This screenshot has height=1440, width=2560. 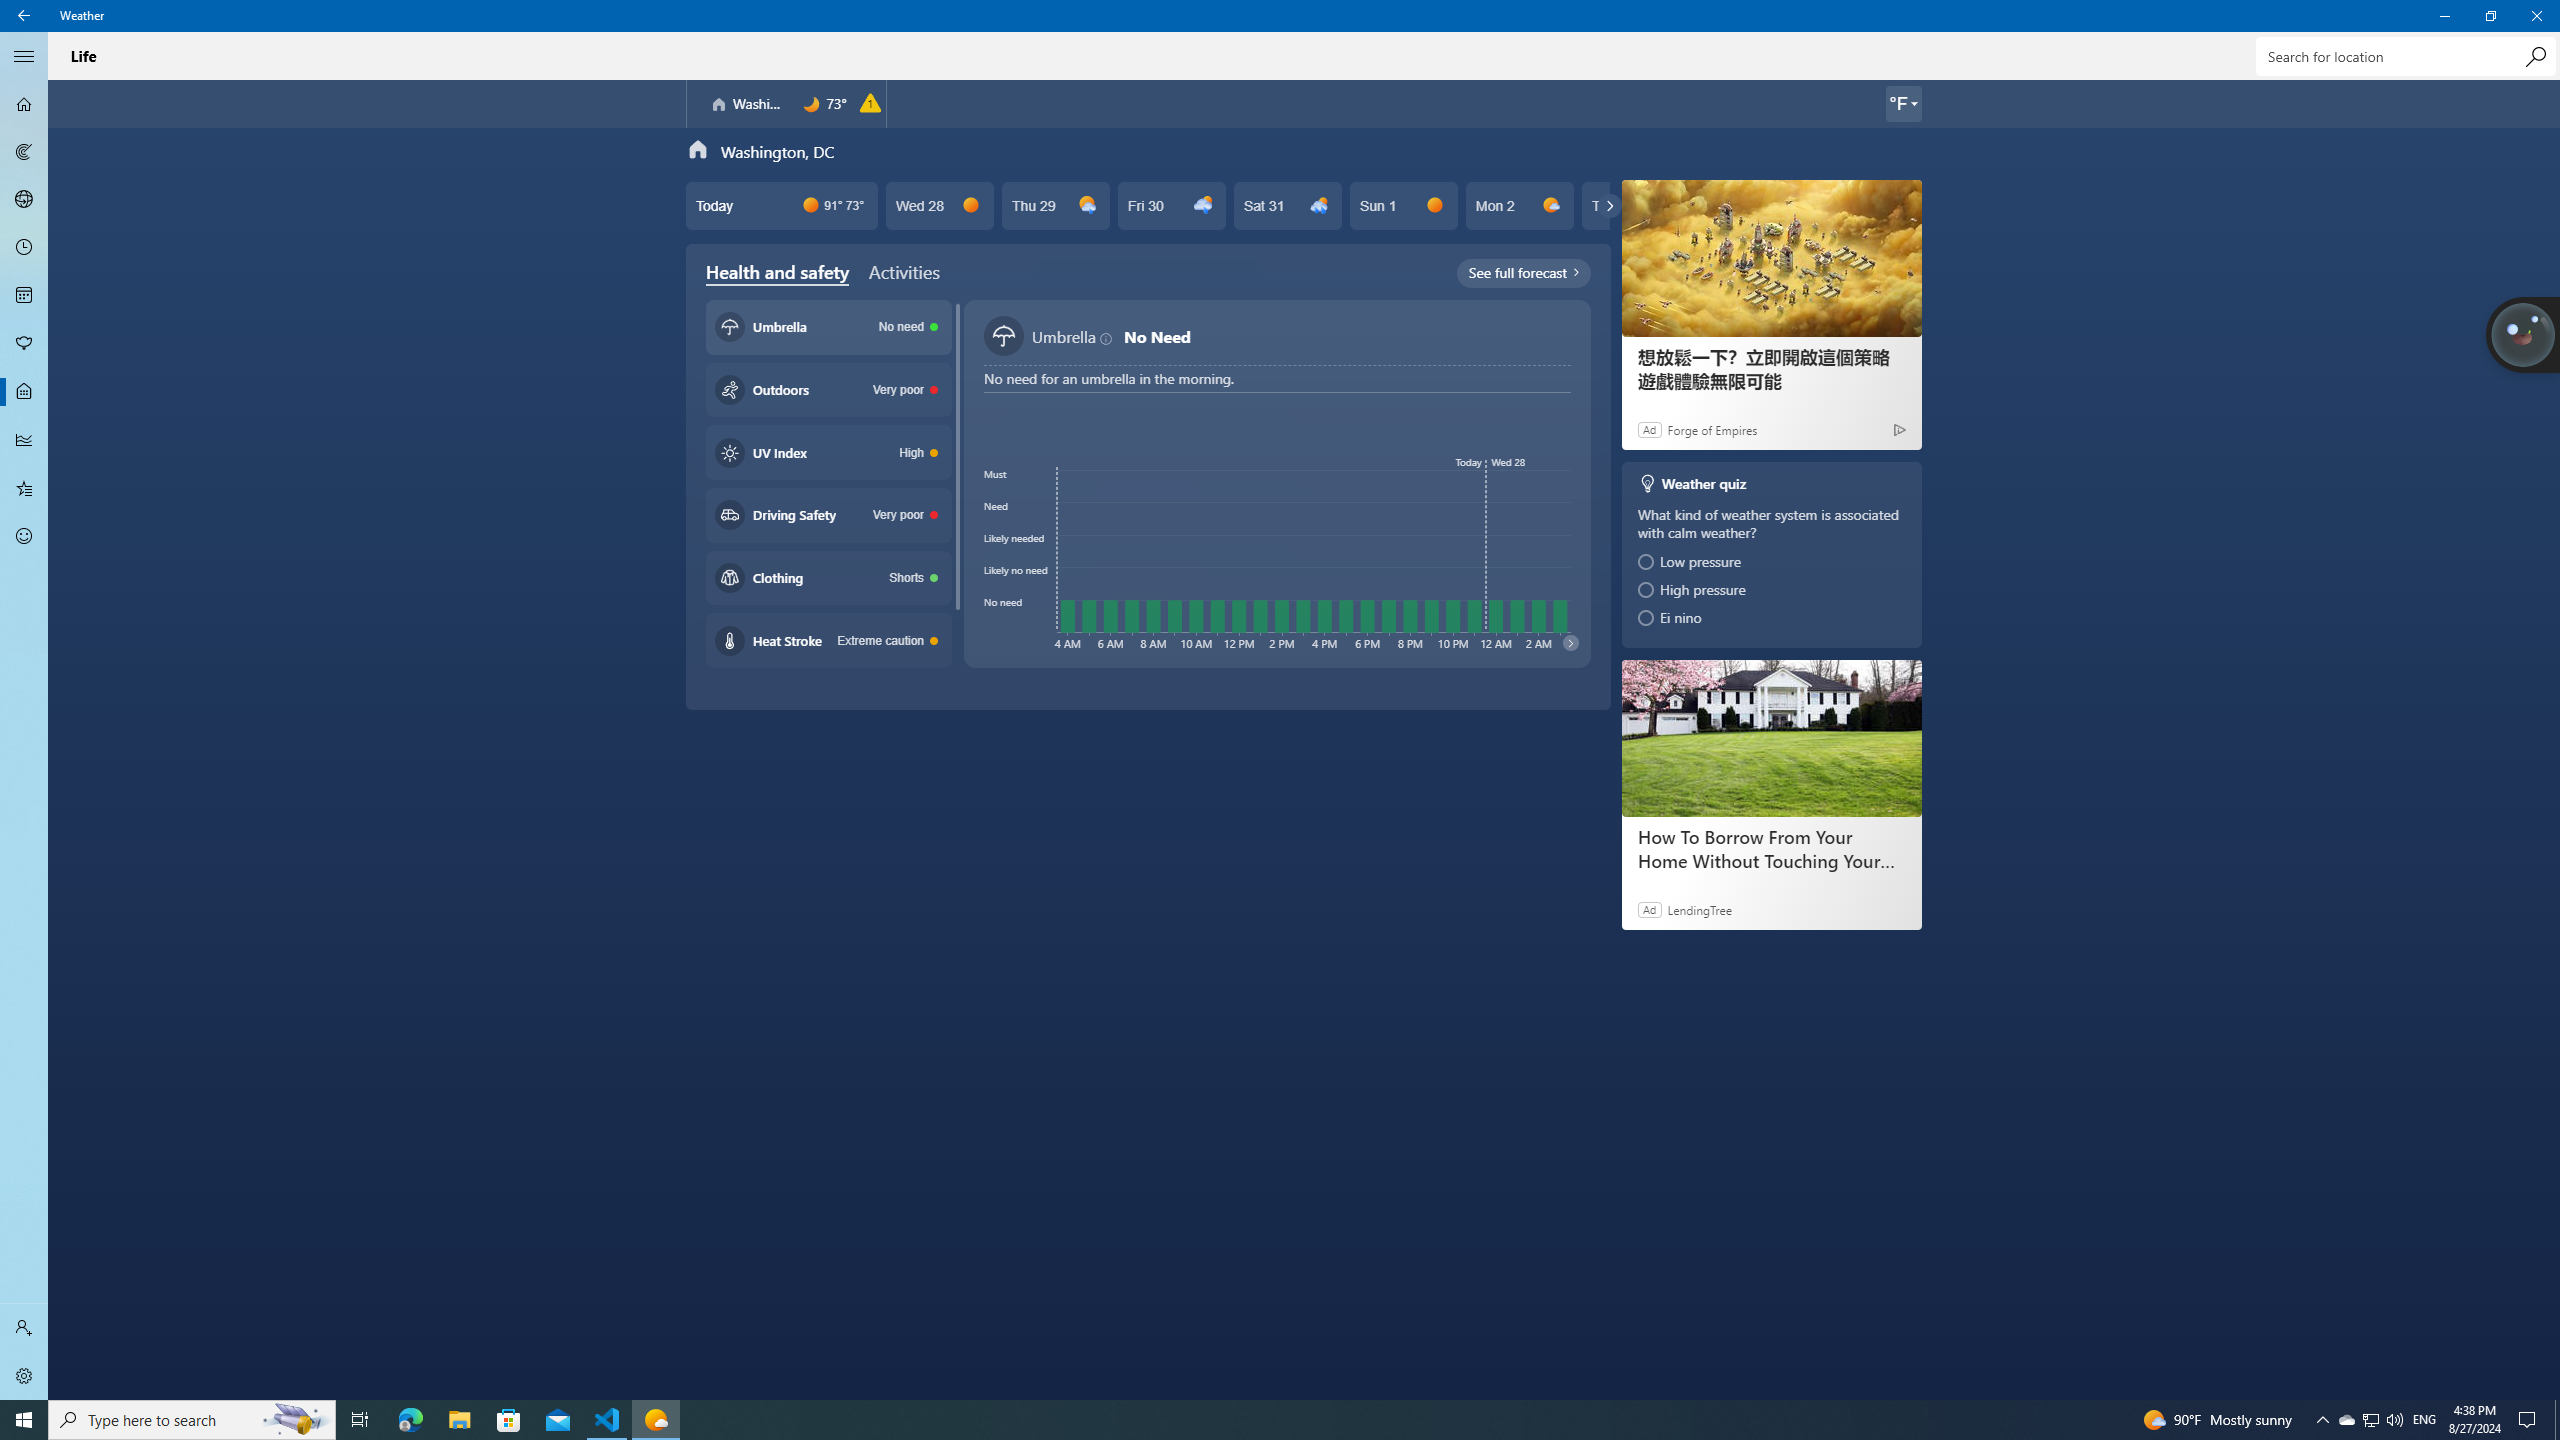 What do you see at coordinates (24, 536) in the screenshot?
I see `'Send Feedback - Not Selected'` at bounding box center [24, 536].